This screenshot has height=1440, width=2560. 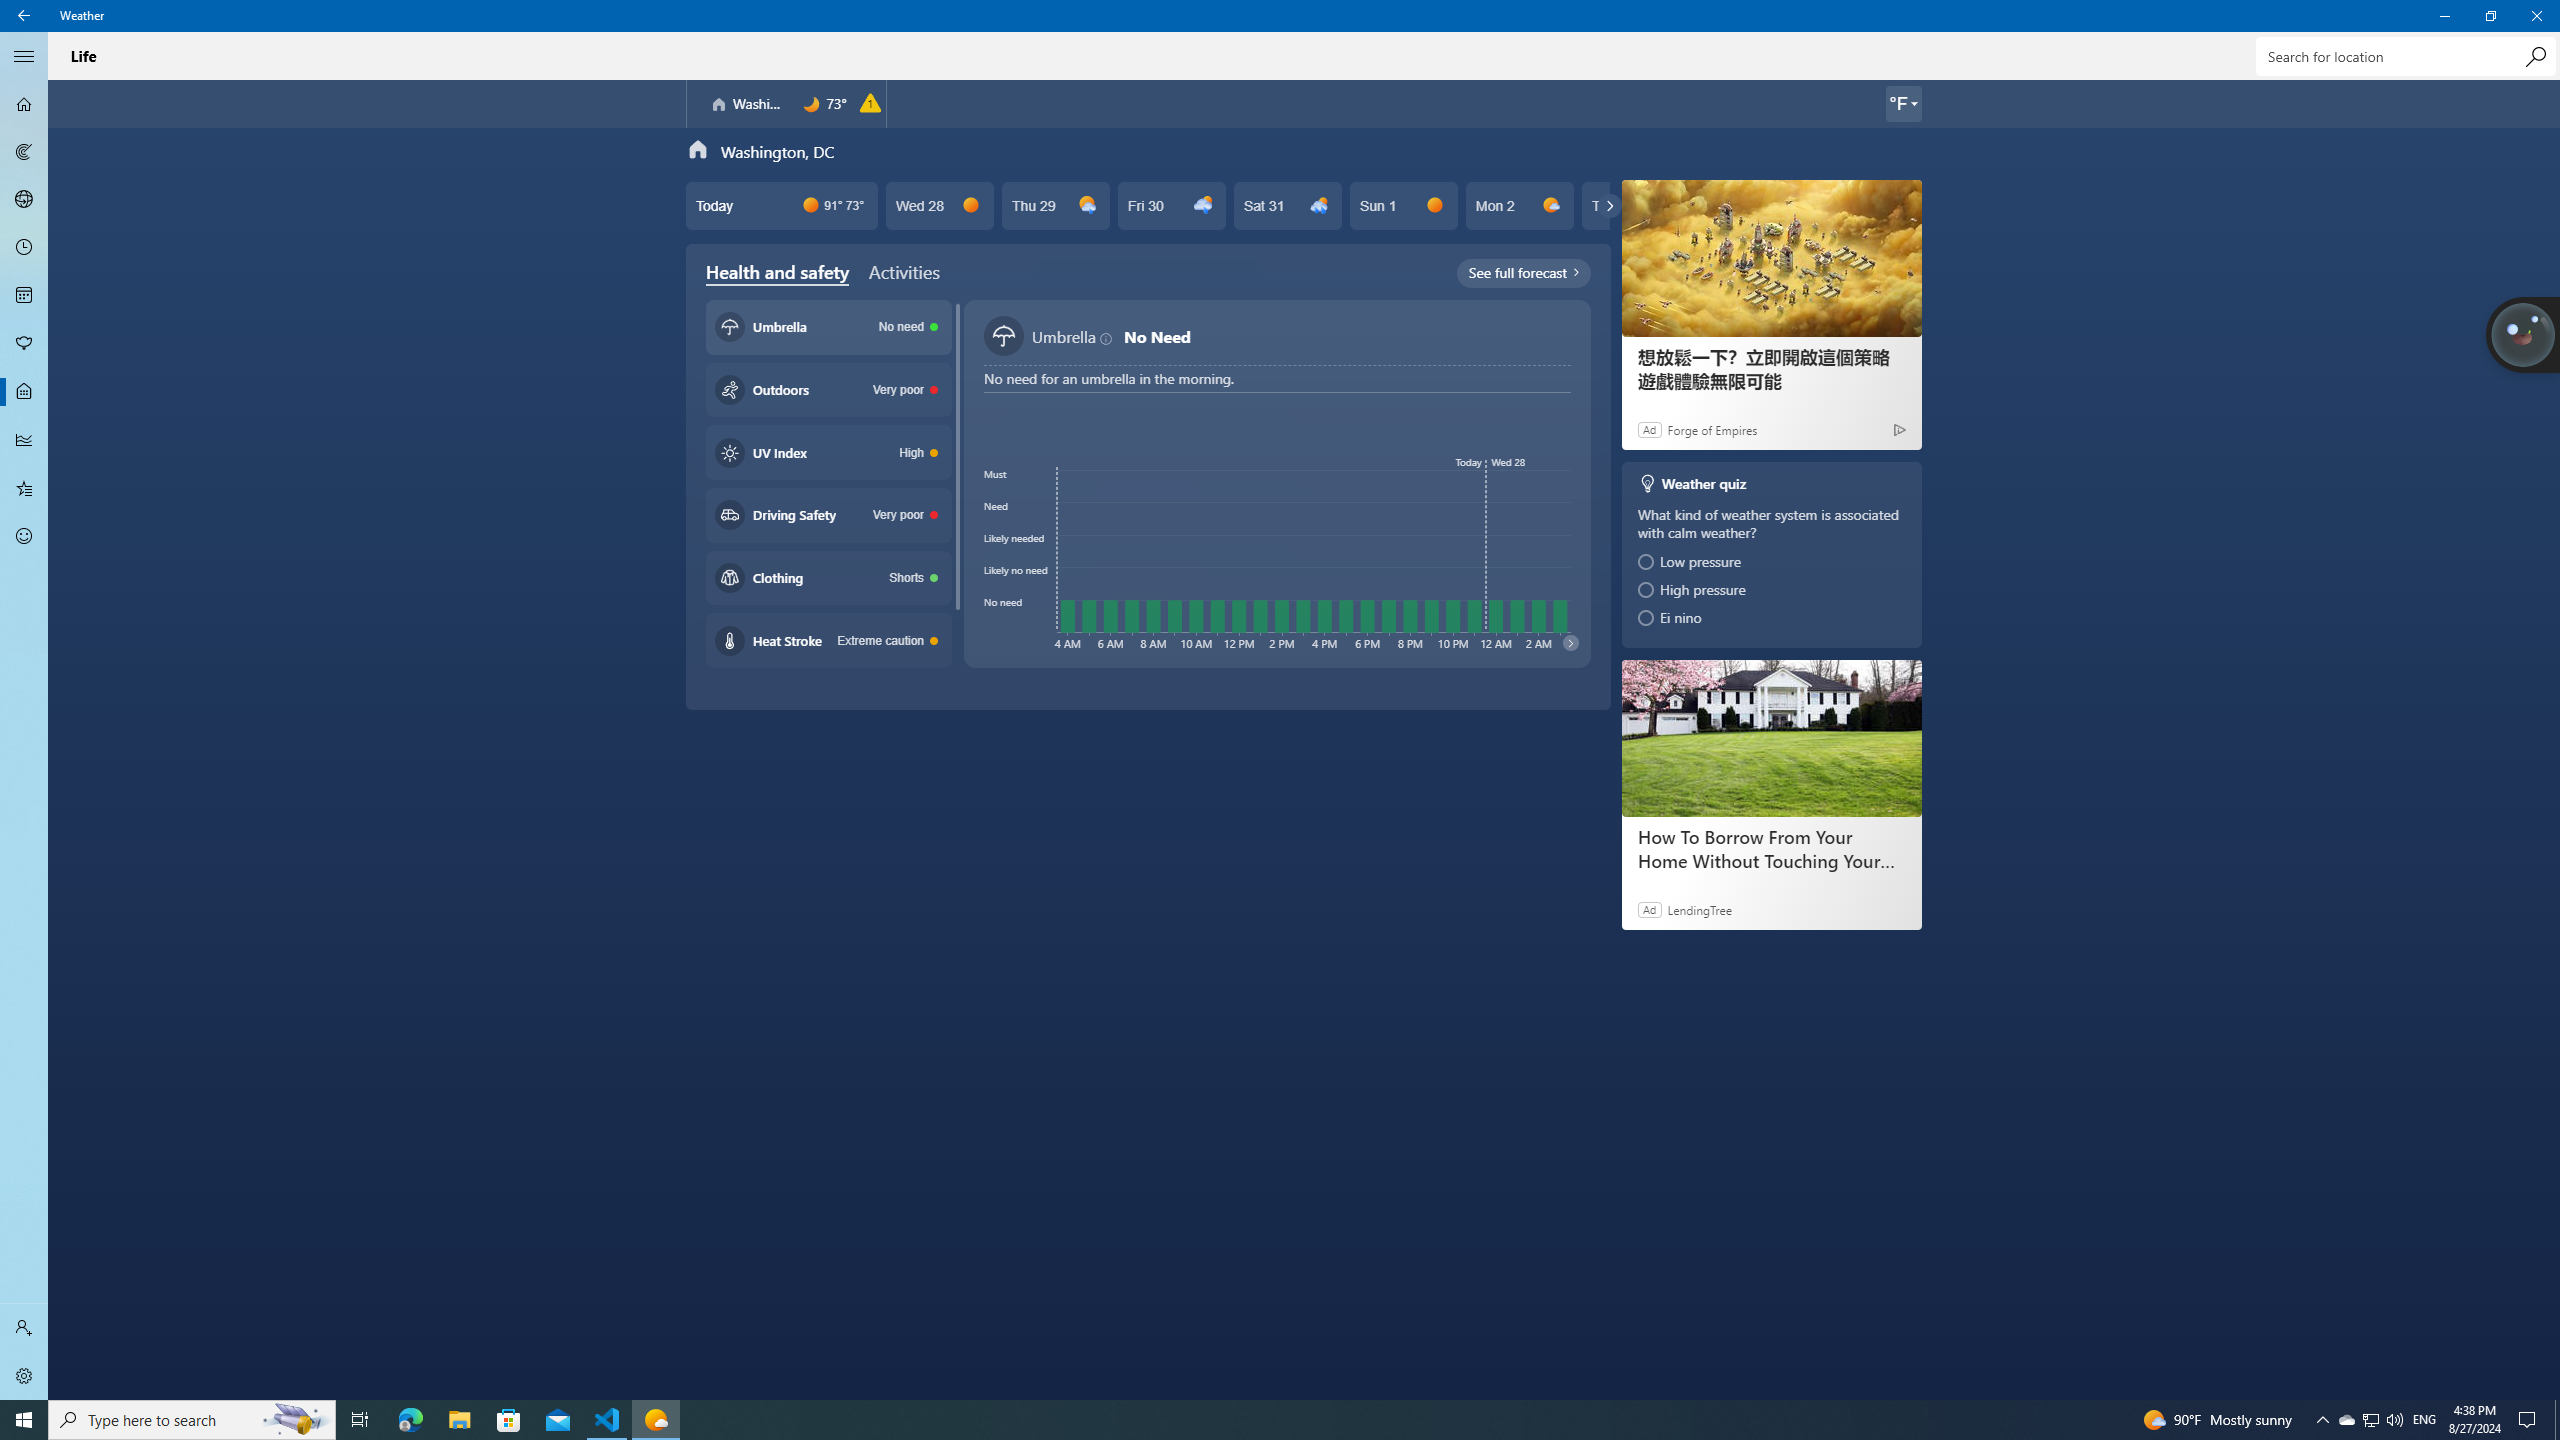 What do you see at coordinates (24, 536) in the screenshot?
I see `'Send Feedback - Not Selected'` at bounding box center [24, 536].